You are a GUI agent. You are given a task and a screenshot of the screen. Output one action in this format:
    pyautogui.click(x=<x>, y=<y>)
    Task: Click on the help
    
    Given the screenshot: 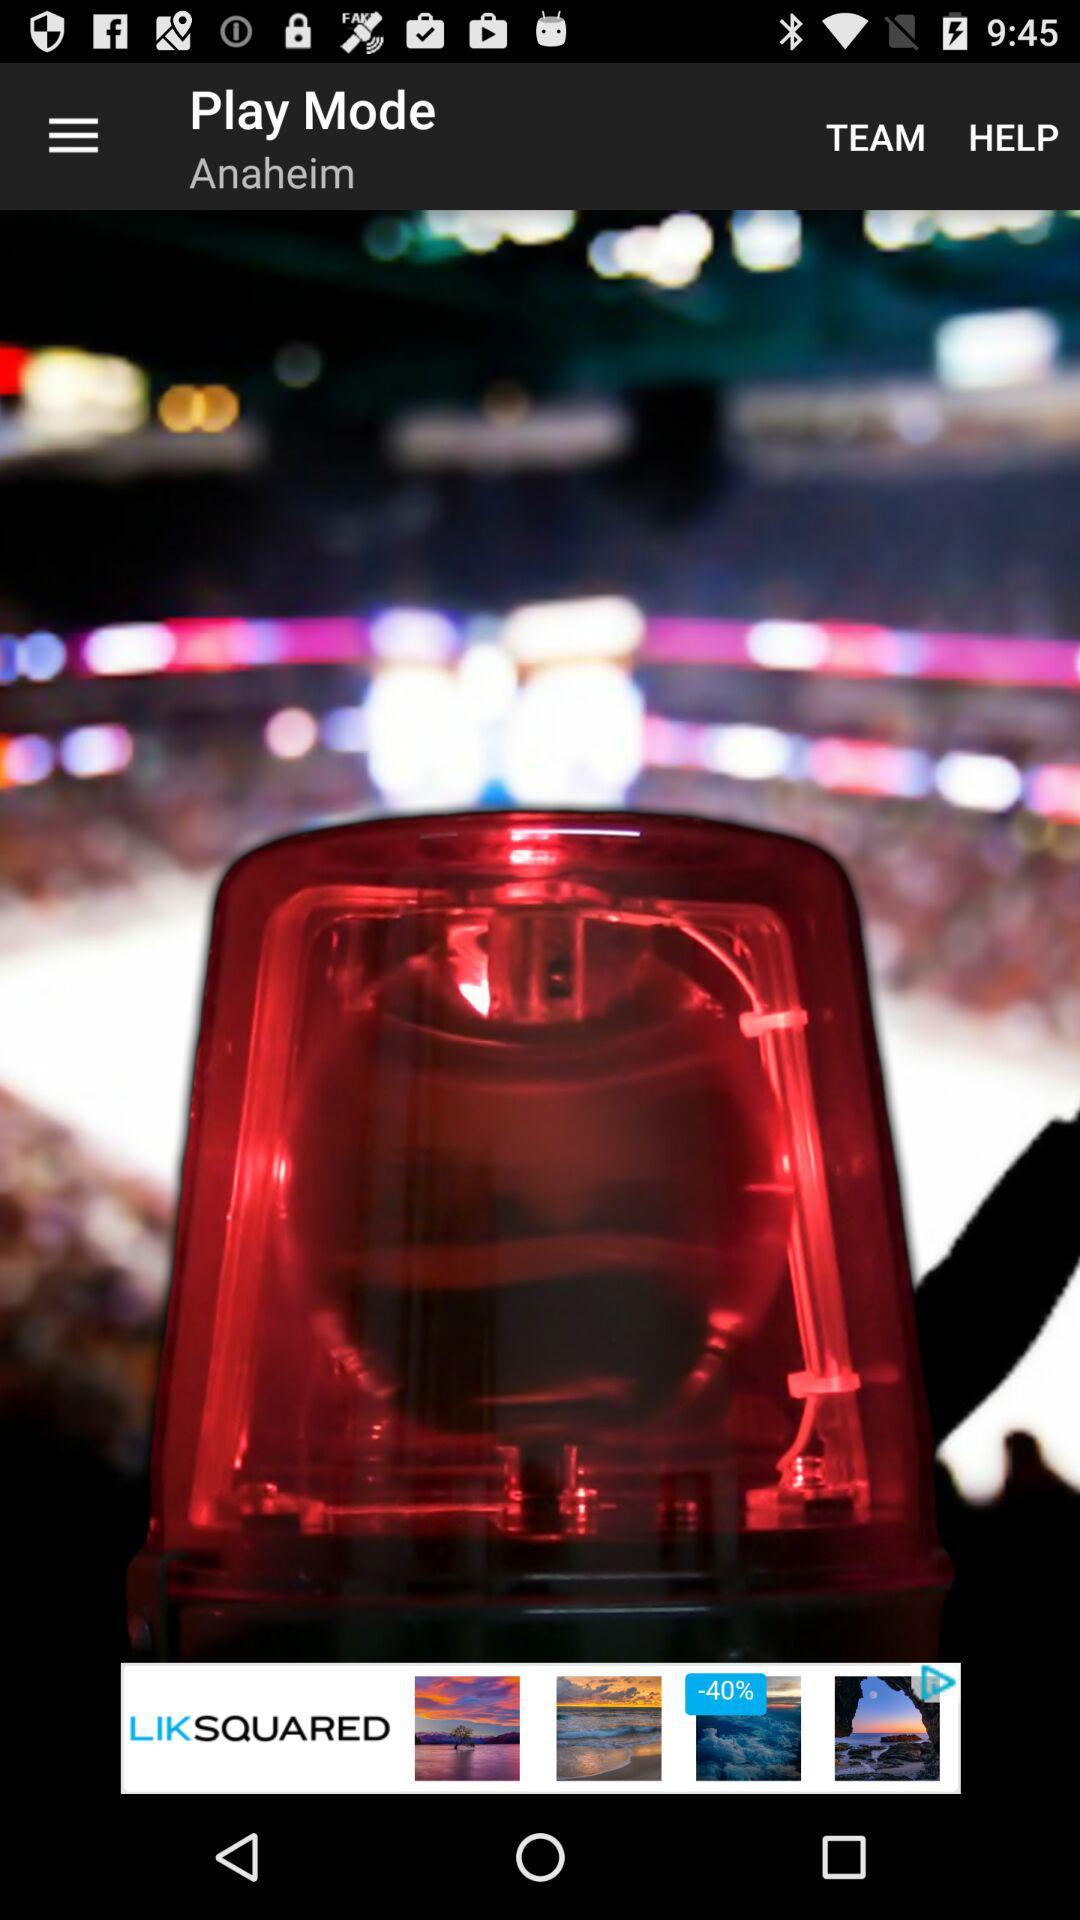 What is the action you would take?
    pyautogui.click(x=1013, y=135)
    